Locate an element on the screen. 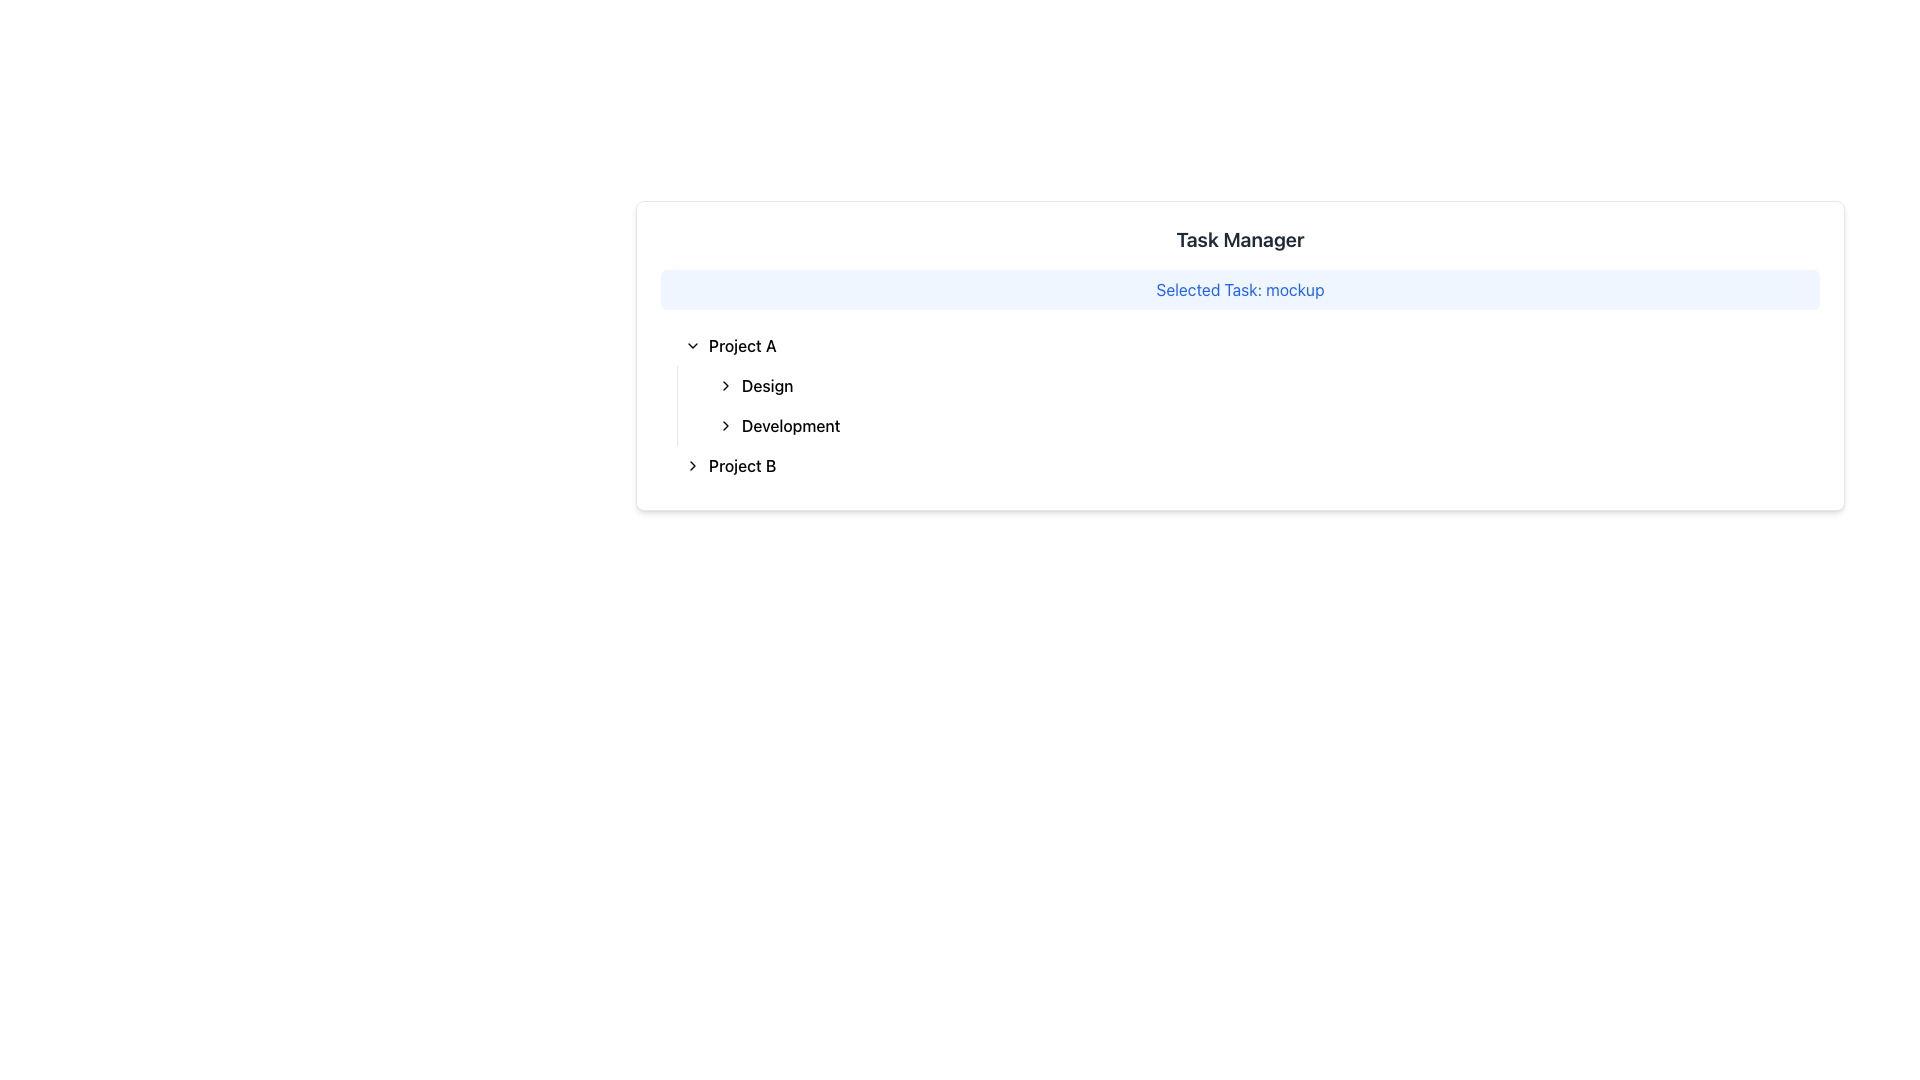  the Text Label that serves as a context for the 'Project A' category, positioned immediately to the right of the arrowhead icon is located at coordinates (766, 385).